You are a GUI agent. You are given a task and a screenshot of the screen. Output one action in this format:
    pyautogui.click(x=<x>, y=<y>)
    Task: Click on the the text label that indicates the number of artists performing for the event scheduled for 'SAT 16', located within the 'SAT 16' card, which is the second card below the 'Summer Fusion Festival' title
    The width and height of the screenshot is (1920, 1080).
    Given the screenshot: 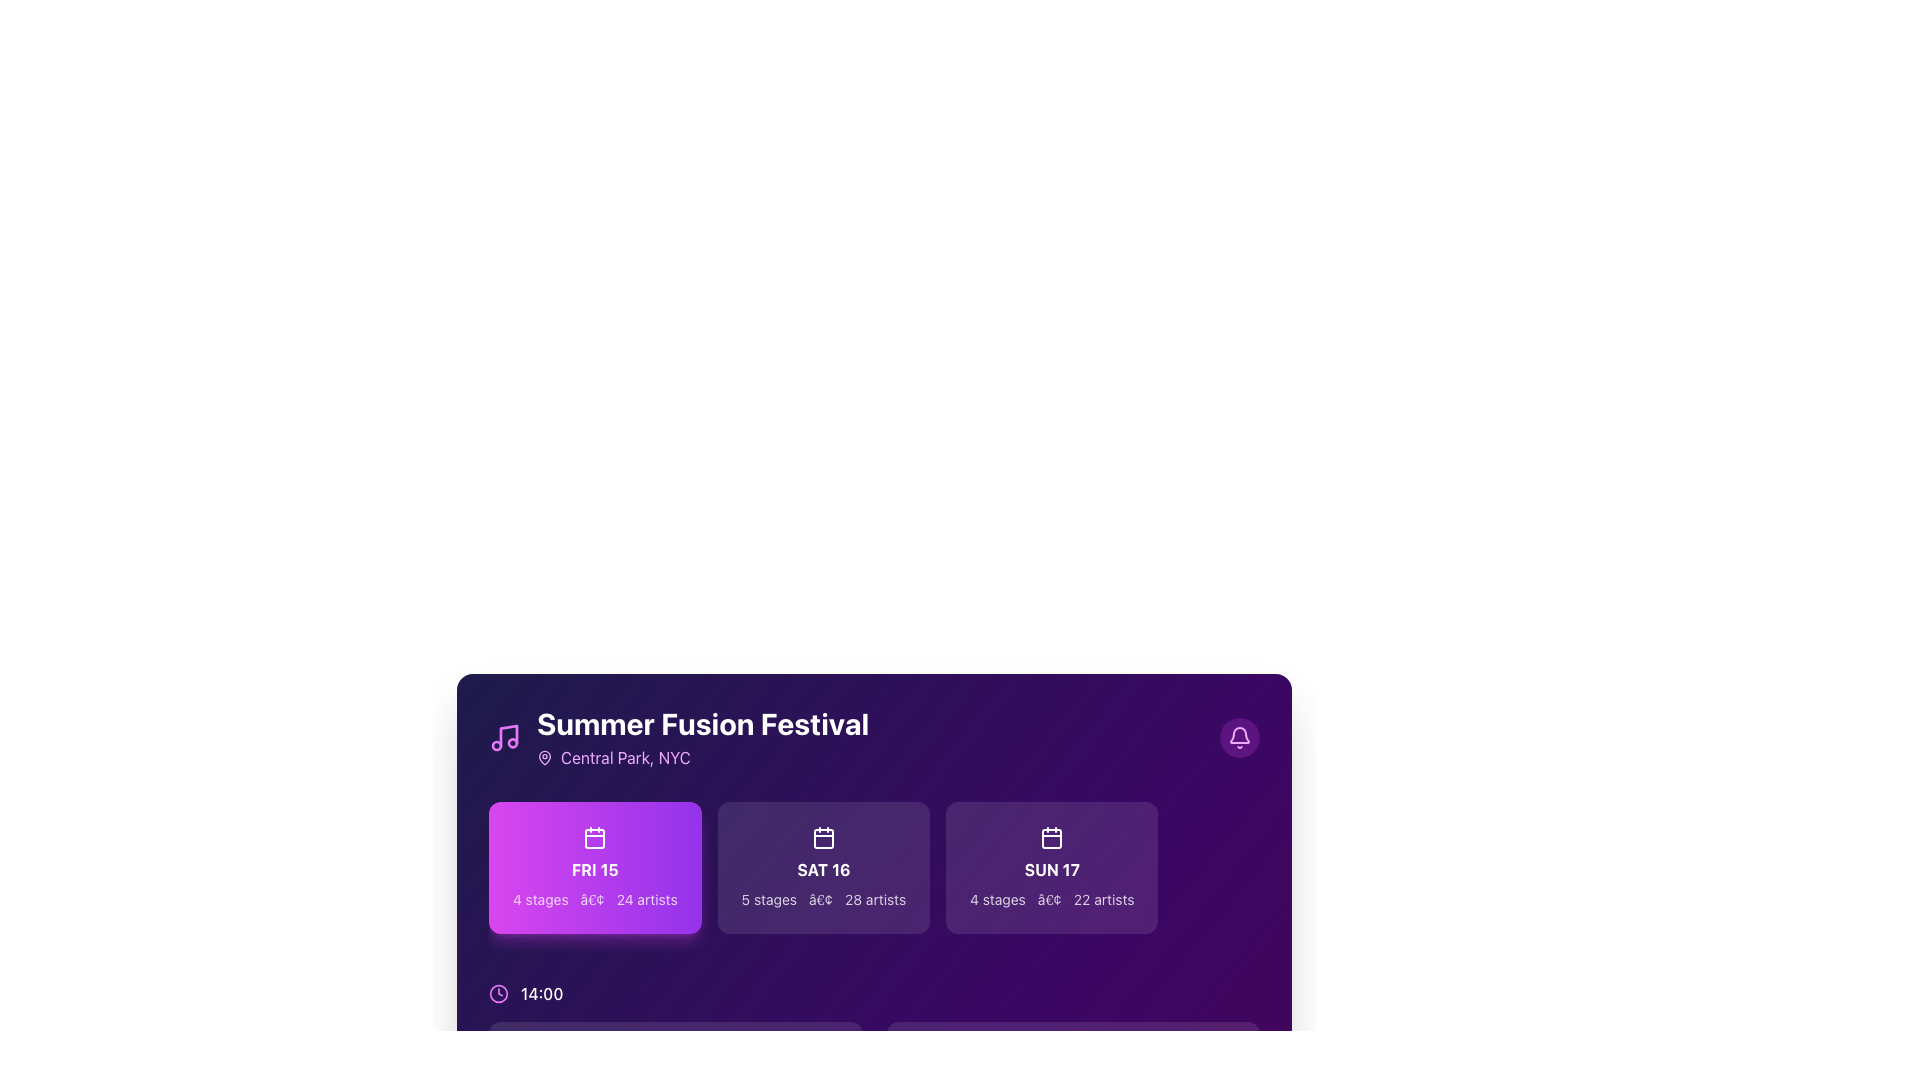 What is the action you would take?
    pyautogui.click(x=875, y=898)
    